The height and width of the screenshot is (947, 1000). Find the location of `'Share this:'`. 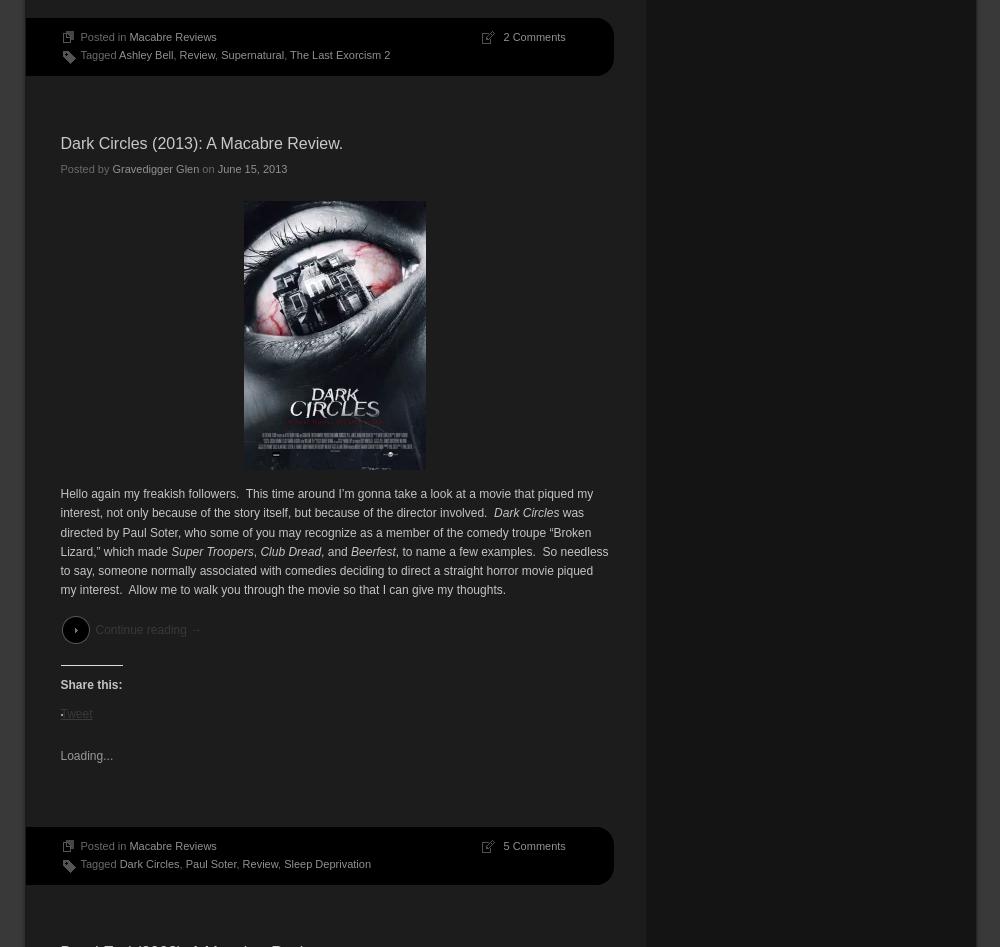

'Share this:' is located at coordinates (90, 683).